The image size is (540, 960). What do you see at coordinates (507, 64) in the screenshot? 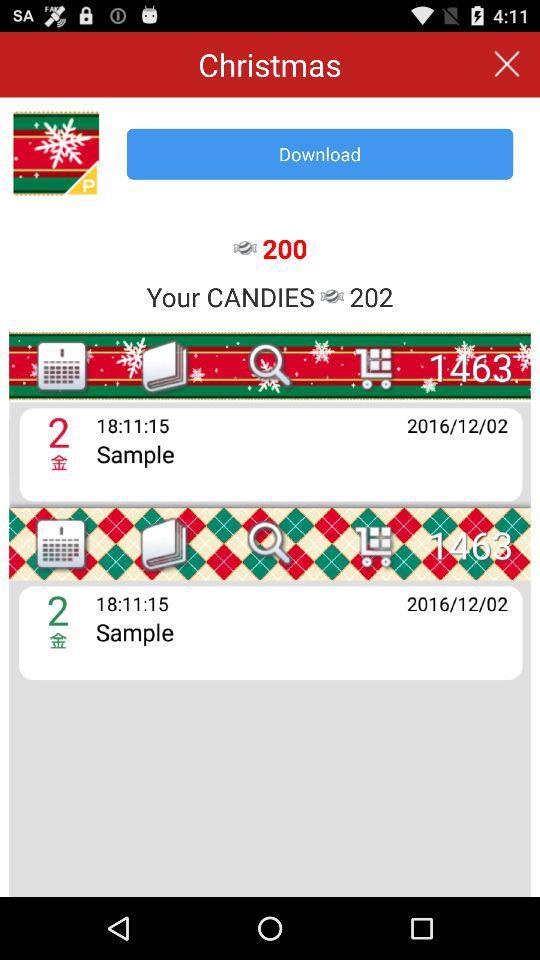
I see `item to the right of the christmas item` at bounding box center [507, 64].